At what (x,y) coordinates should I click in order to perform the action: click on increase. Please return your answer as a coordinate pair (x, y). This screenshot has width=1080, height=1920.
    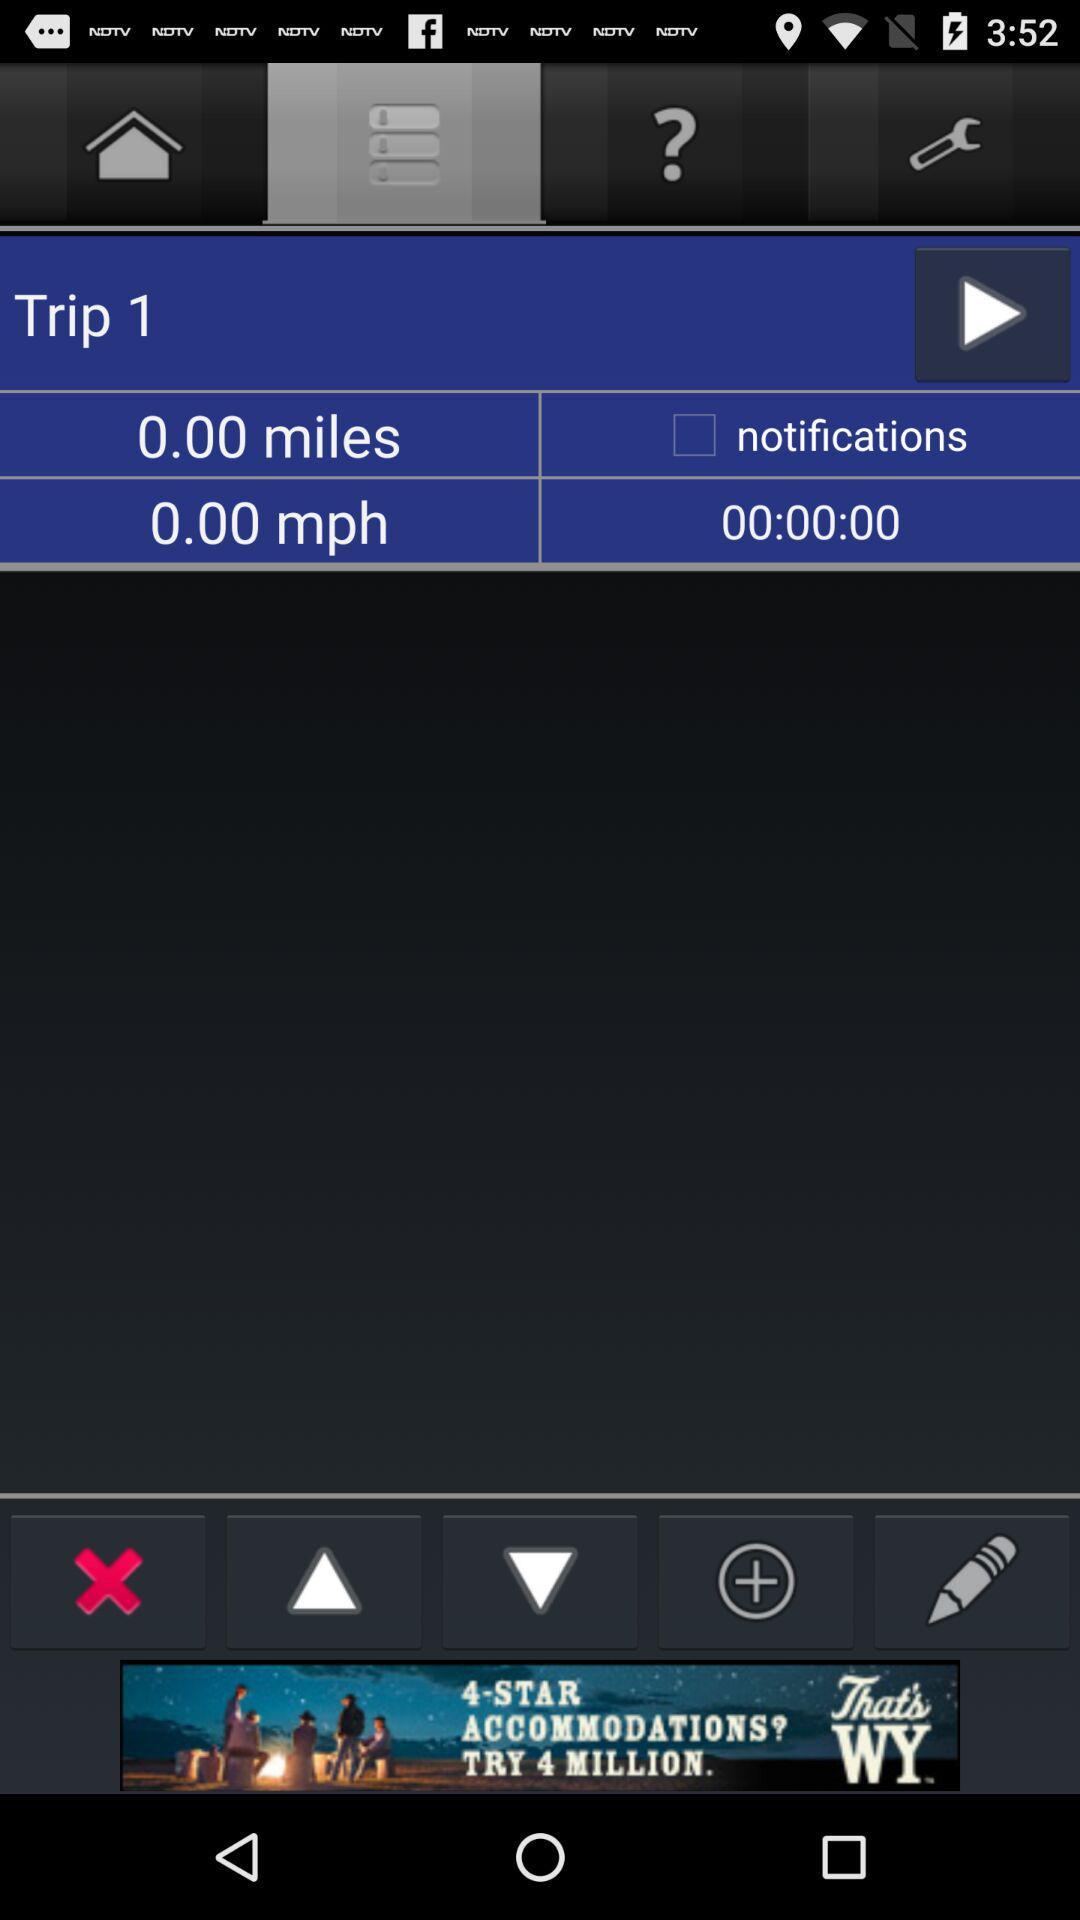
    Looking at the image, I should click on (323, 1579).